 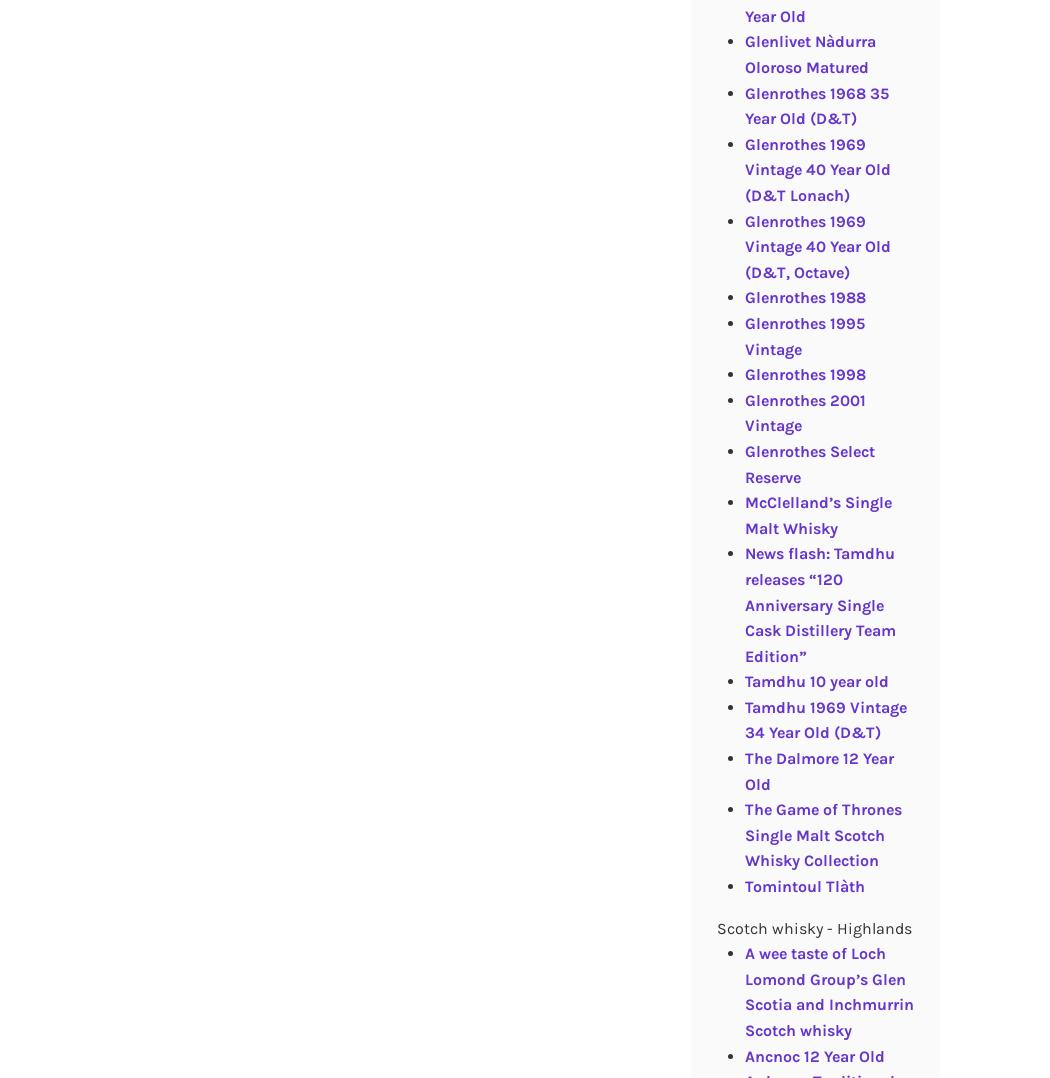 What do you see at coordinates (814, 681) in the screenshot?
I see `'Tamdhu 10 year old'` at bounding box center [814, 681].